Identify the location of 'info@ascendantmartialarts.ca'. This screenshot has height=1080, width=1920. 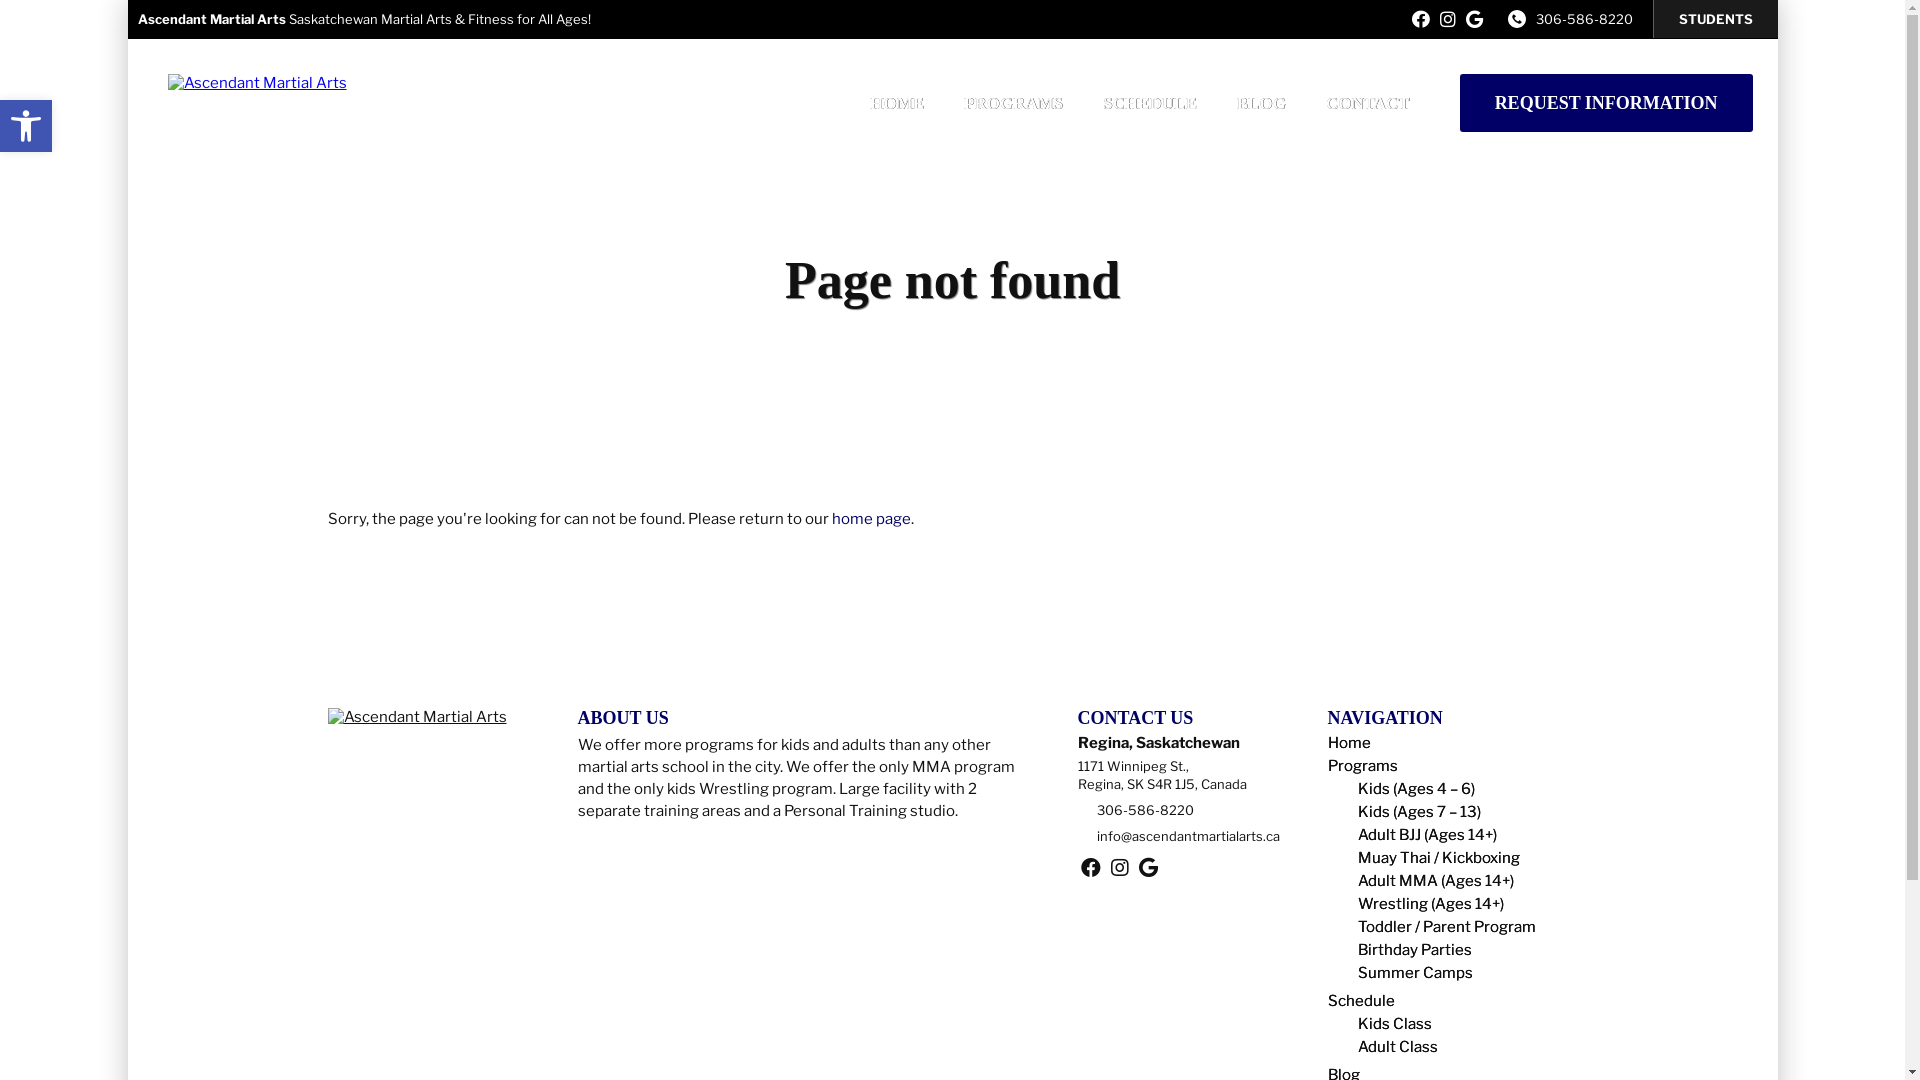
(1187, 836).